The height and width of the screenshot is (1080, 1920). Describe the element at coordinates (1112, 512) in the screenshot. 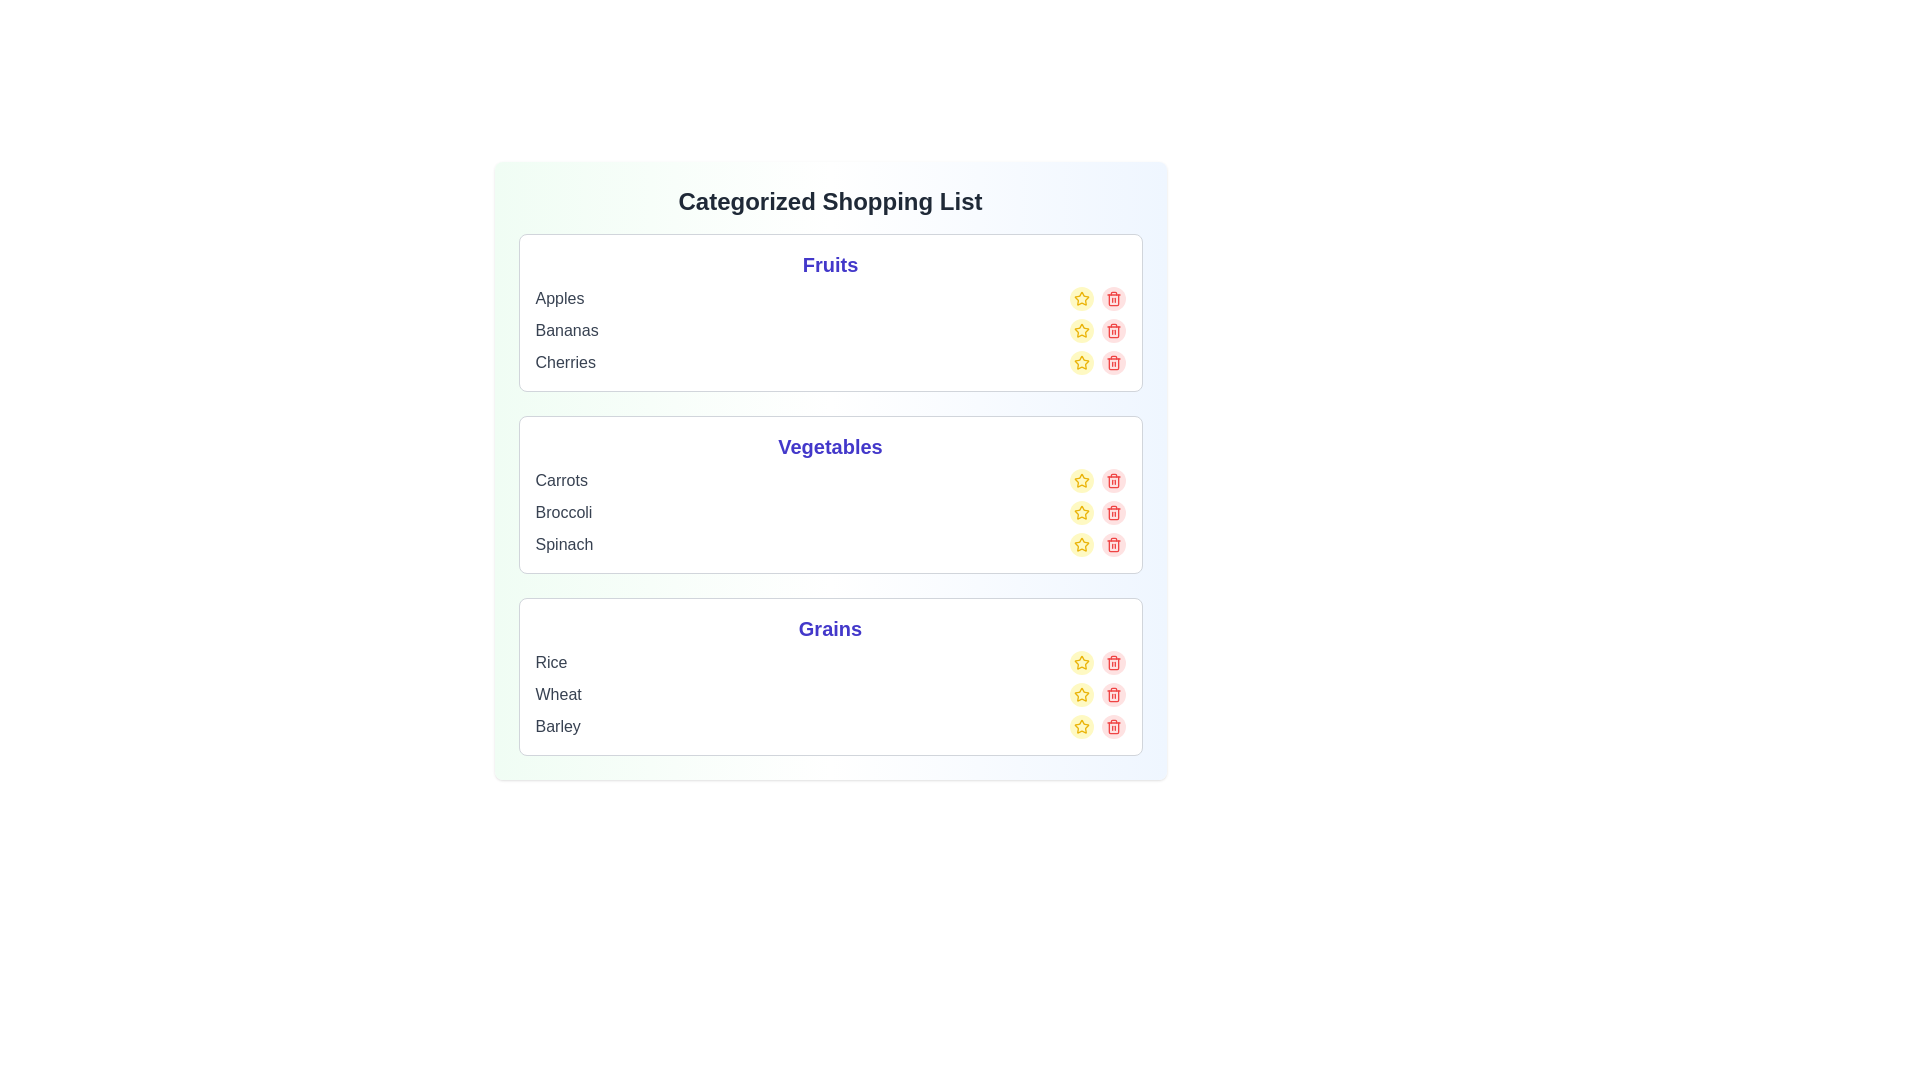

I see `the delete button for the item Broccoli` at that location.